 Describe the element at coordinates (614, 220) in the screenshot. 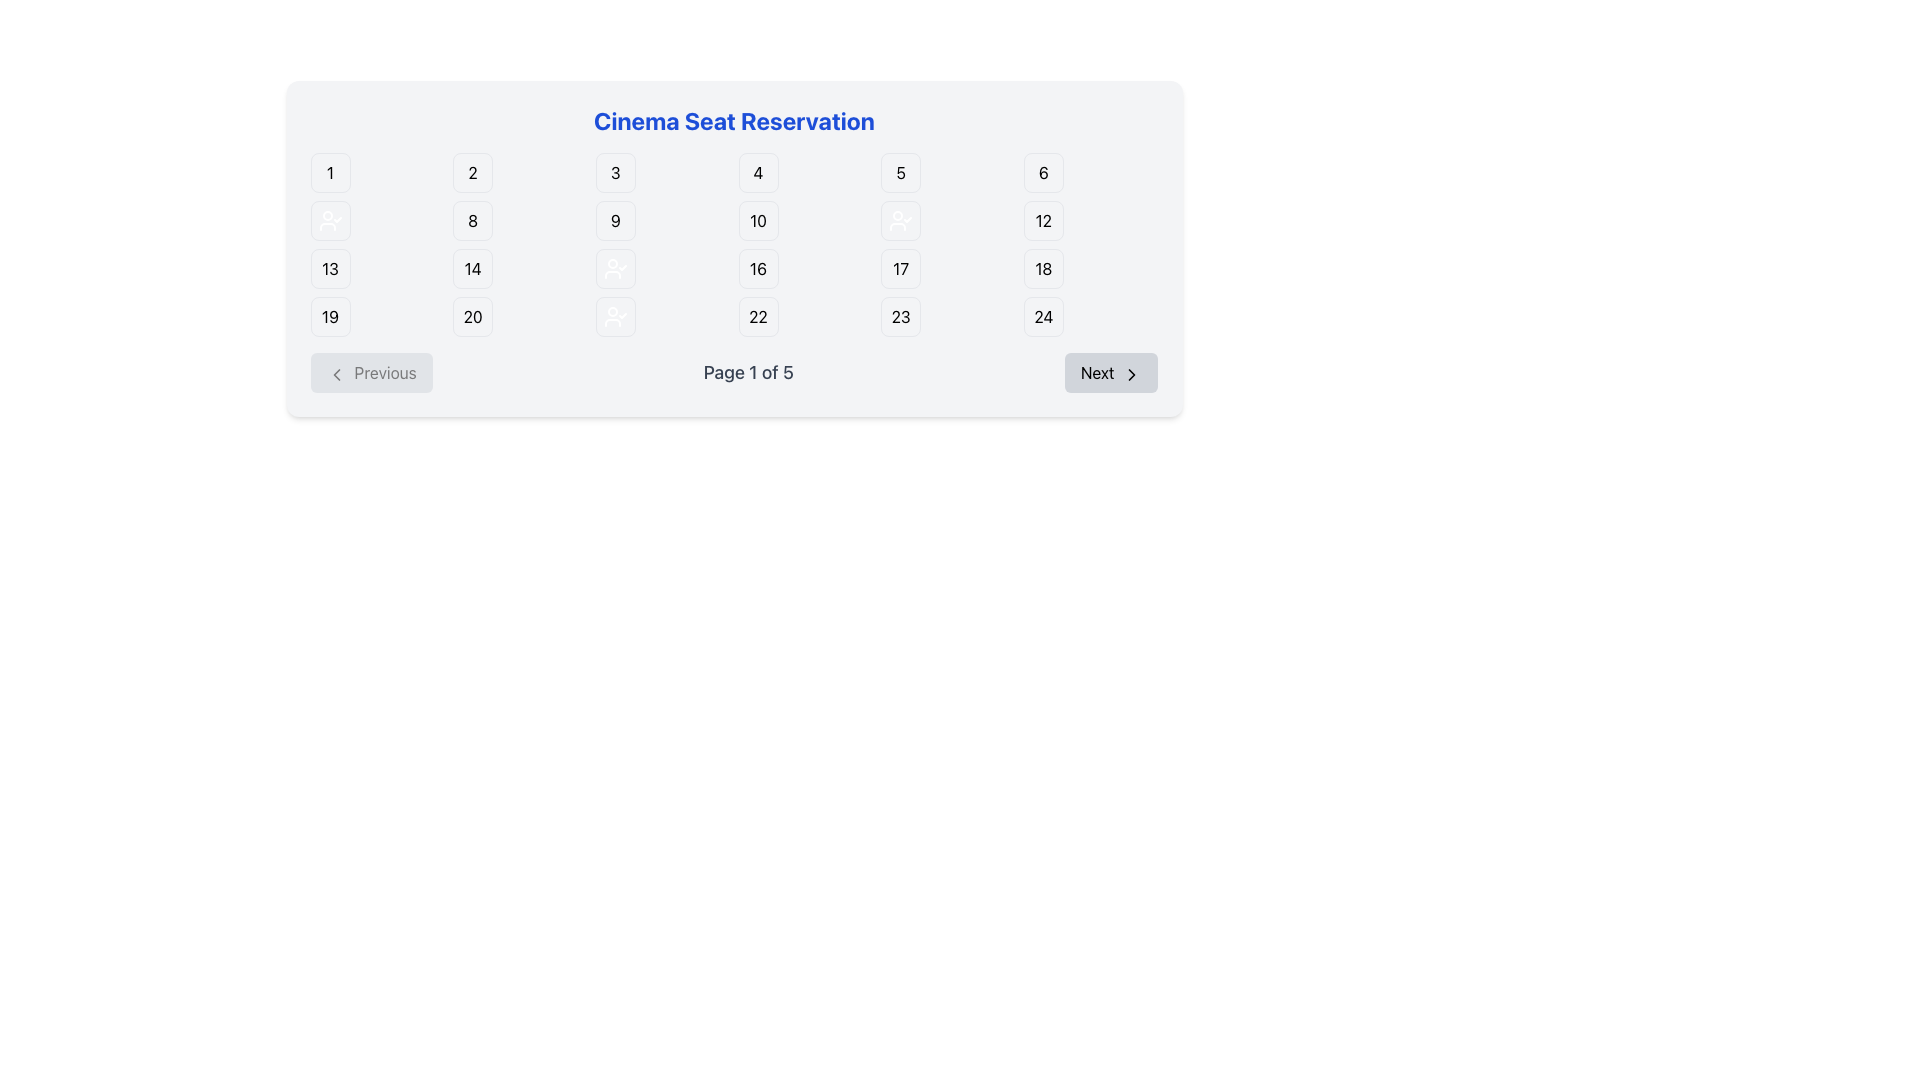

I see `the button-like indicator labeled '9', which is a rounded rectangle filled with a distinctive green color, located in the second row of a 6-column grid` at that location.